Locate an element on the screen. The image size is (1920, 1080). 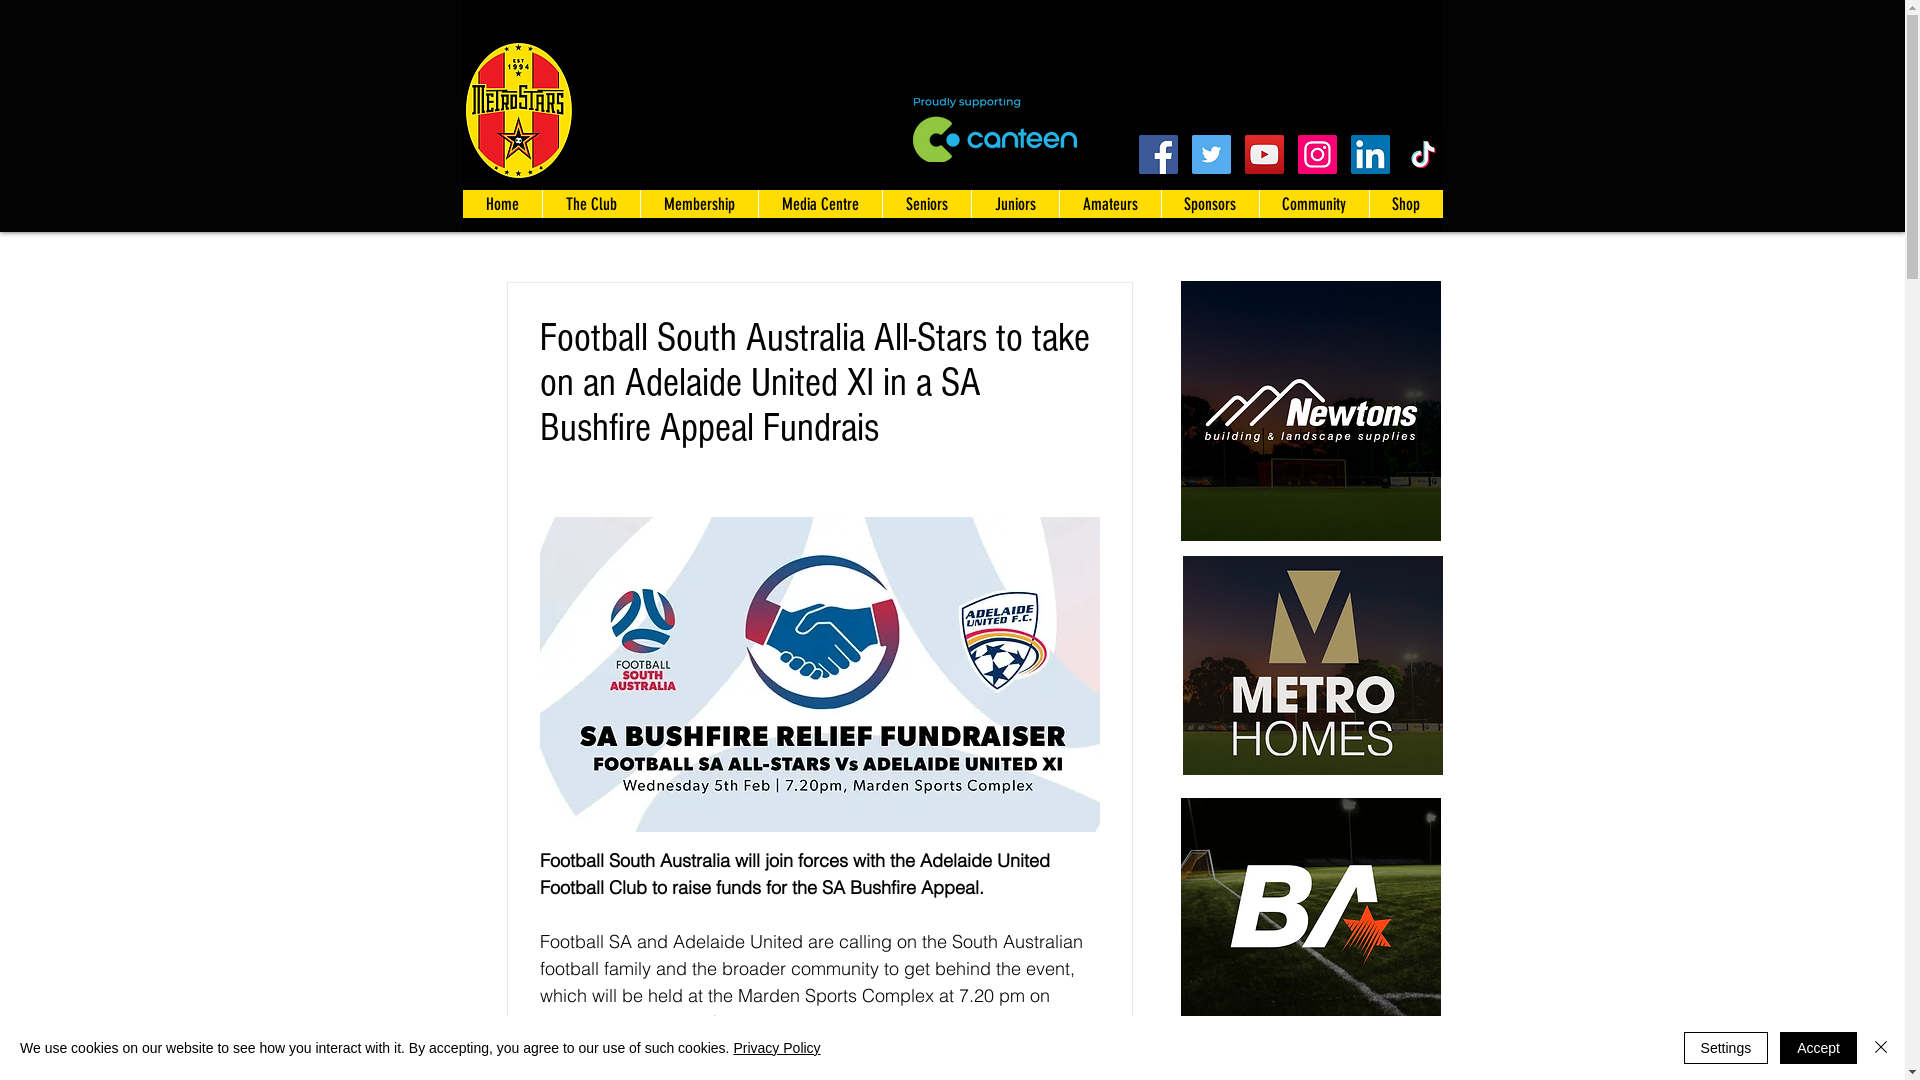
'Amateurs' is located at coordinates (1107, 204).